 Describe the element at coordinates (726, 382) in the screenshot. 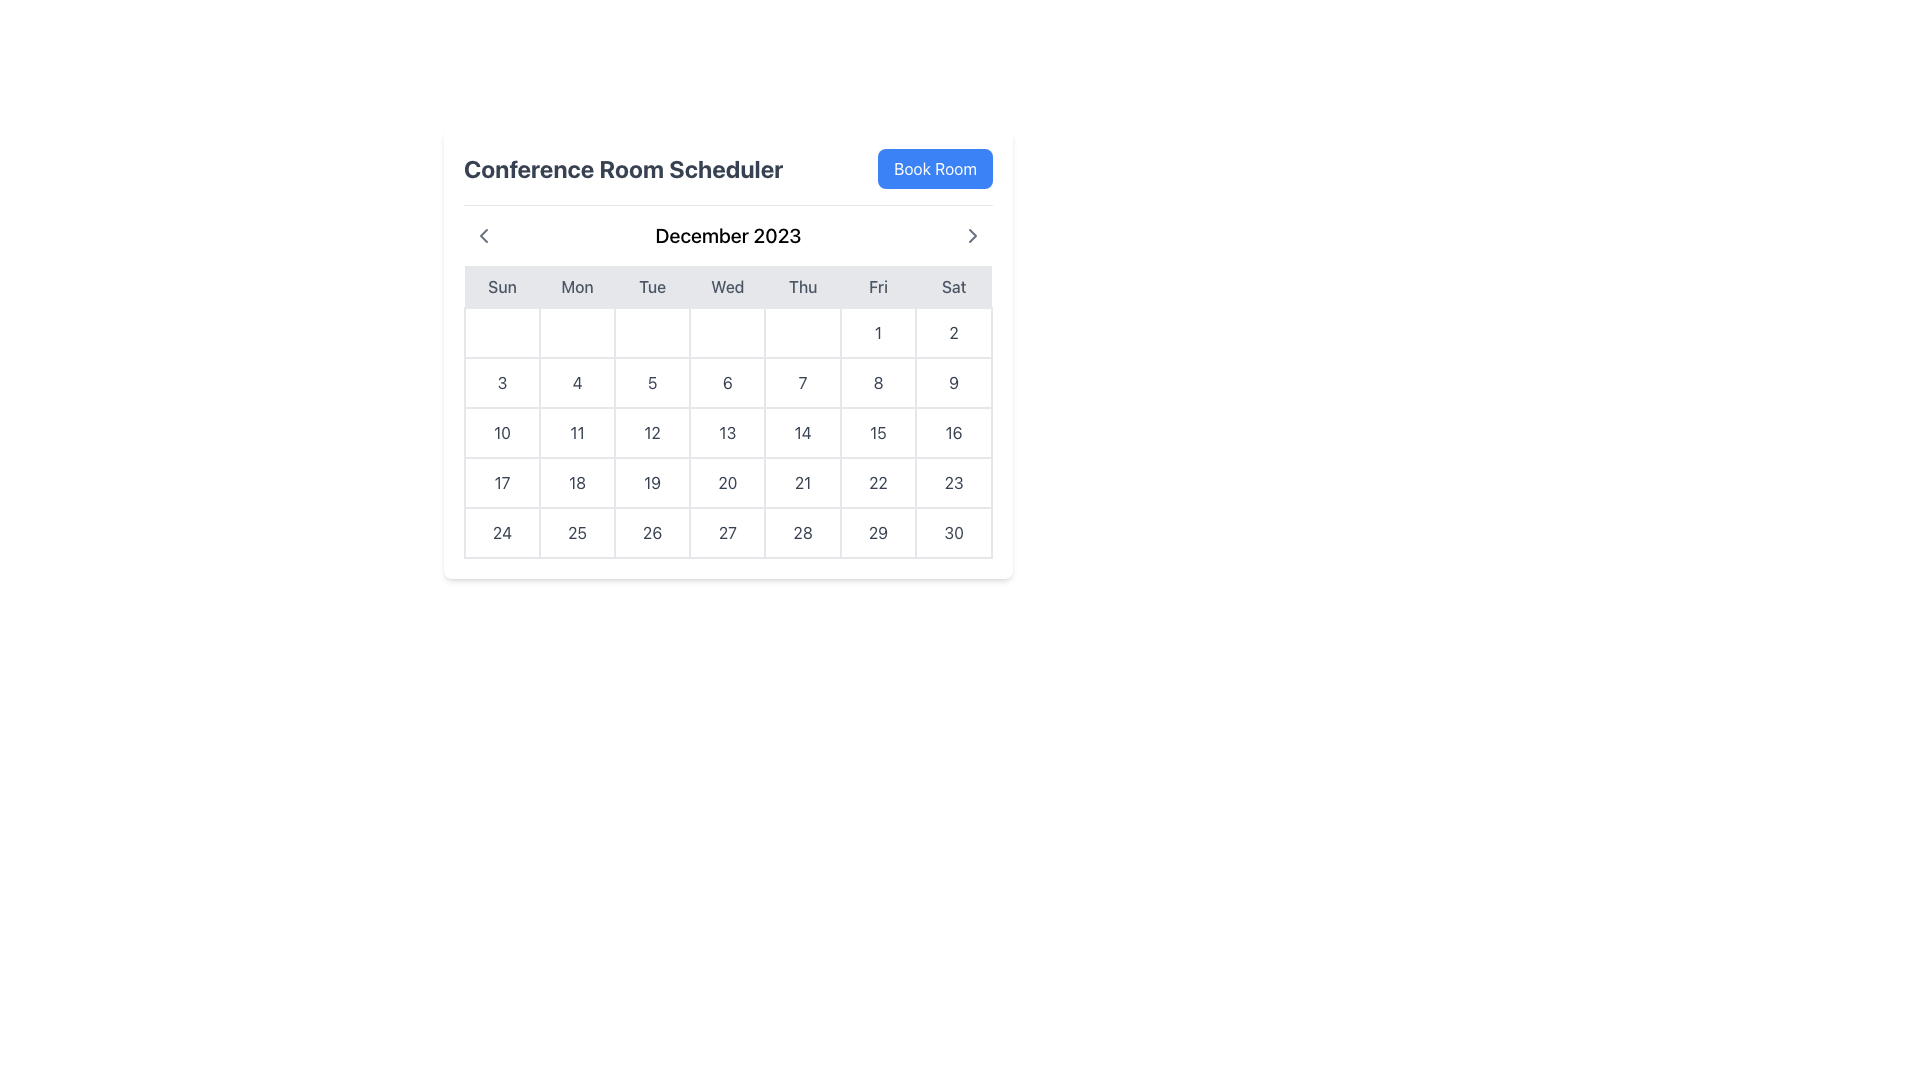

I see `the rounded rectangular button labeled '6' in the calendar interface under 'December 2023'` at that location.